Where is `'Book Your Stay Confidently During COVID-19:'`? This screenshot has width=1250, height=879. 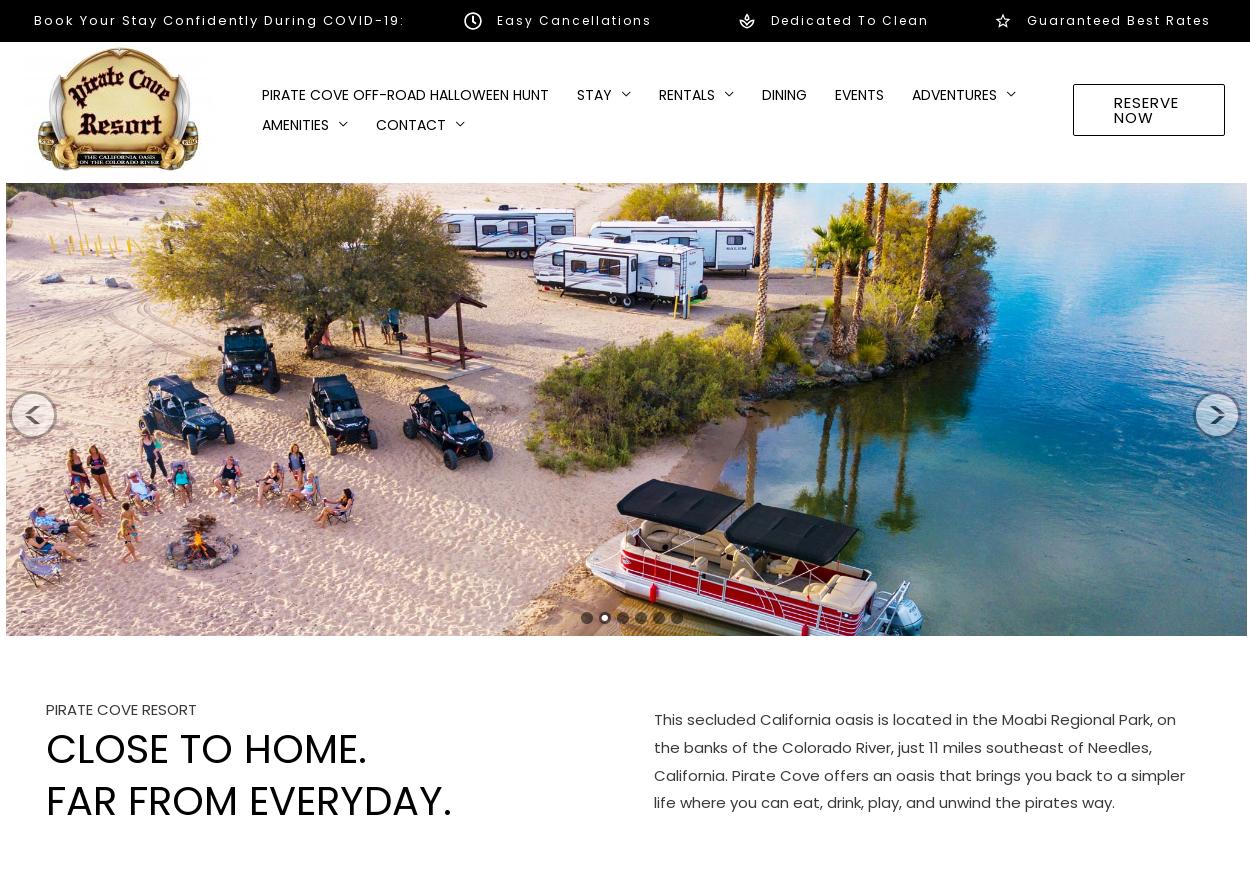 'Book Your Stay Confidently During COVID-19:' is located at coordinates (217, 19).